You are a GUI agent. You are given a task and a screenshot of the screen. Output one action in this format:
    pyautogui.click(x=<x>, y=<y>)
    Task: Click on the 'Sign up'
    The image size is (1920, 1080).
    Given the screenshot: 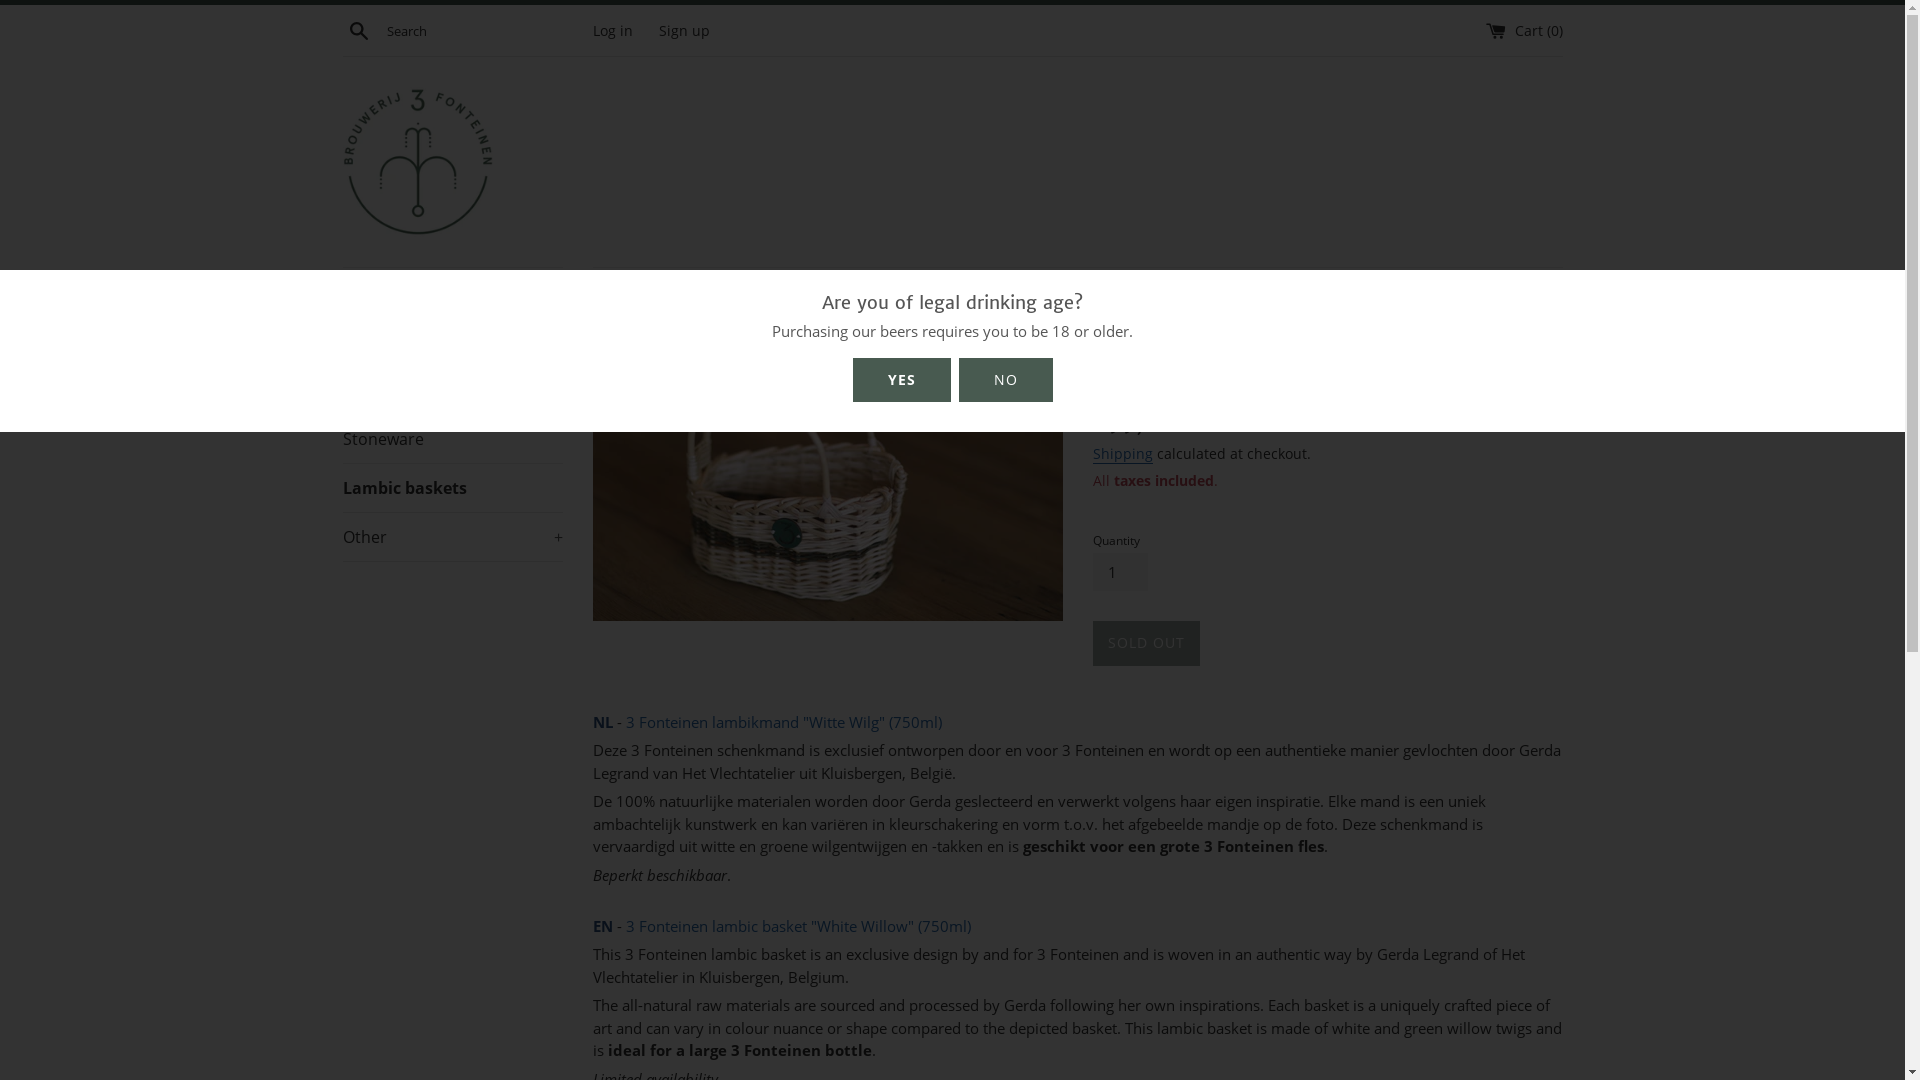 What is the action you would take?
    pyautogui.click(x=683, y=30)
    